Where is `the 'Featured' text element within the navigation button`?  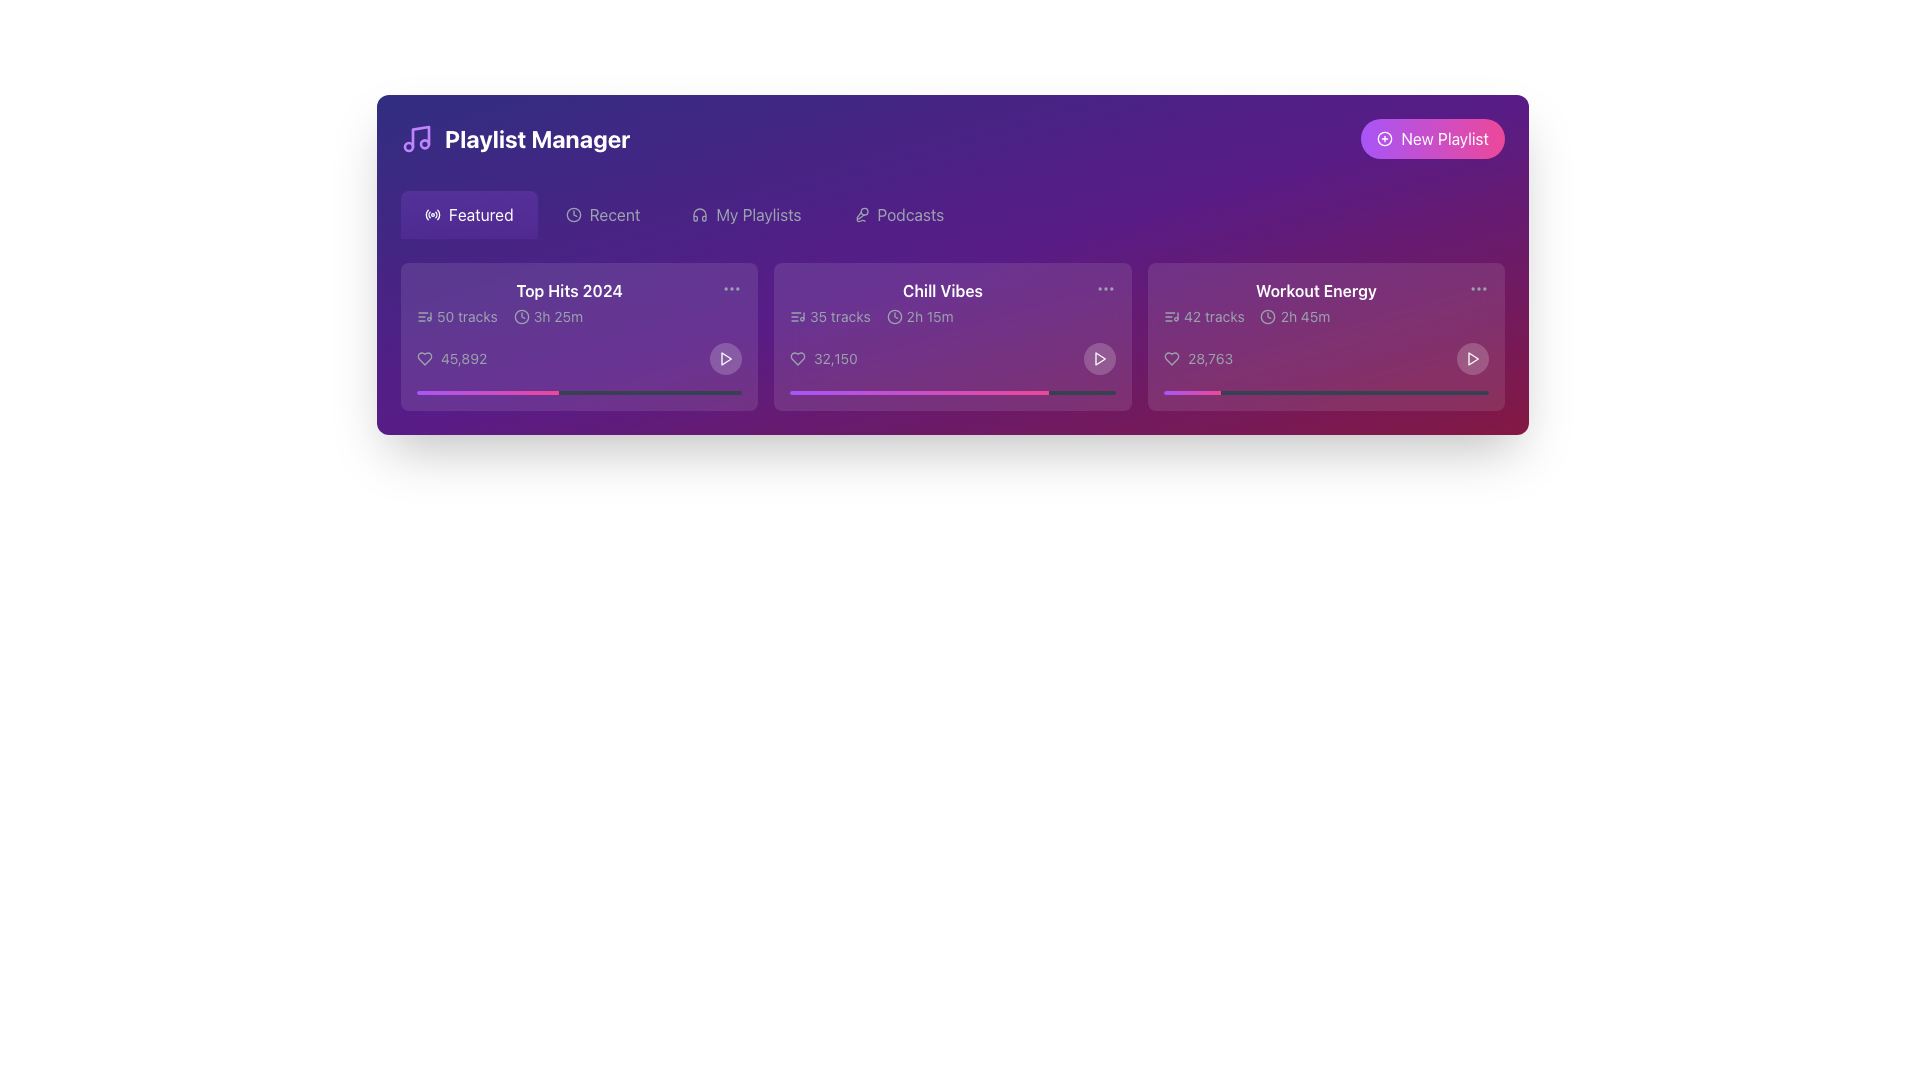 the 'Featured' text element within the navigation button is located at coordinates (481, 215).